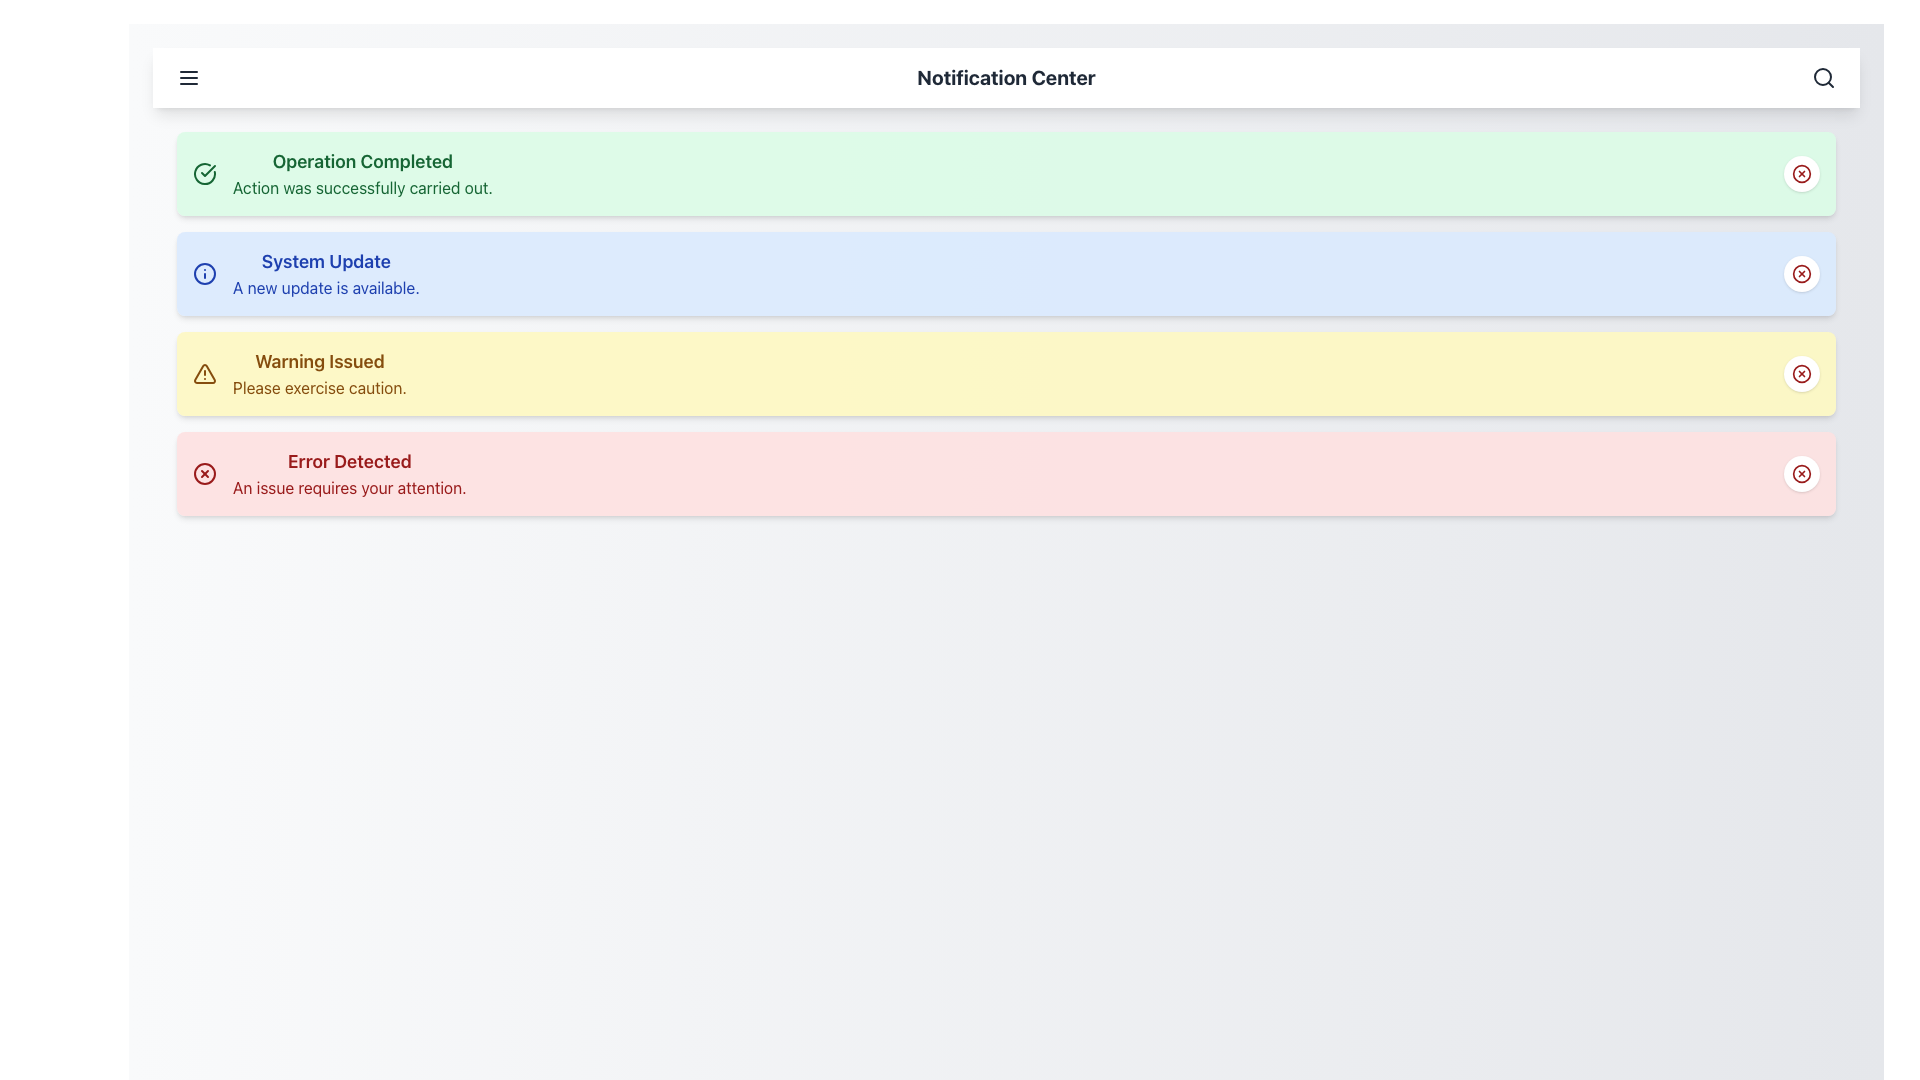 The image size is (1920, 1080). I want to click on the success status indicator icon located at the top left of the green notification box that signifies 'Operation Completed', so click(205, 172).